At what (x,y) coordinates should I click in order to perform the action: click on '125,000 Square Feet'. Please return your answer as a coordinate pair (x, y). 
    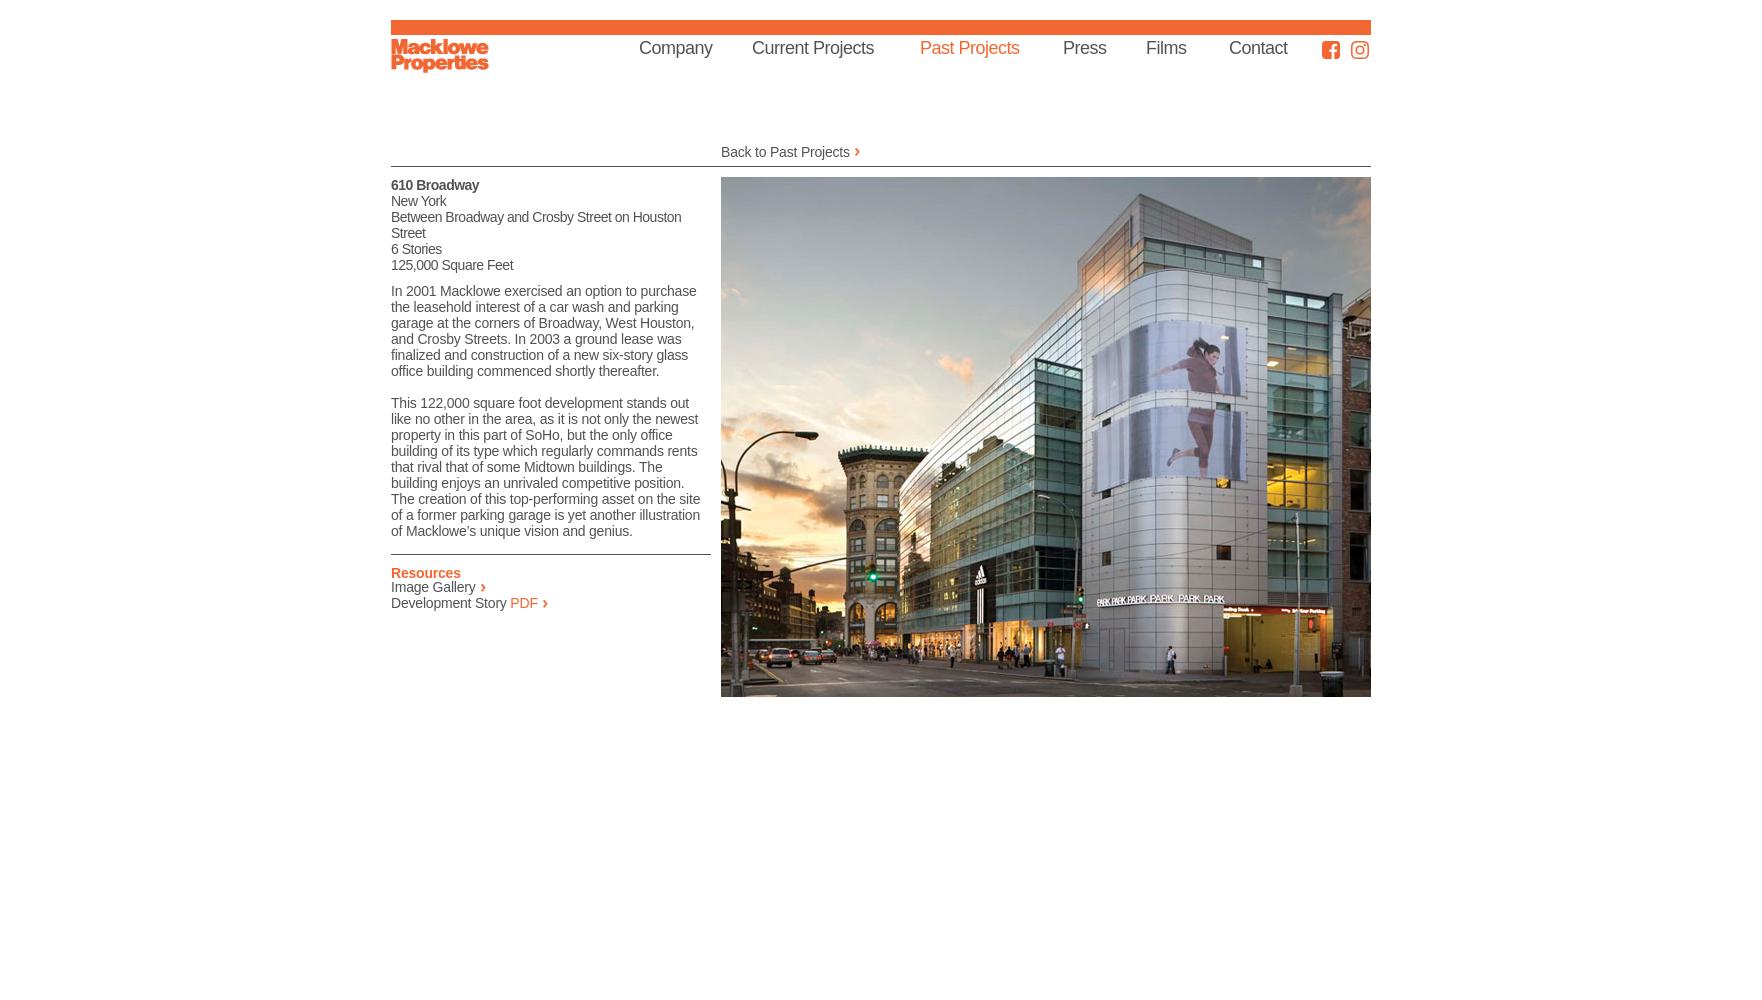
    Looking at the image, I should click on (450, 265).